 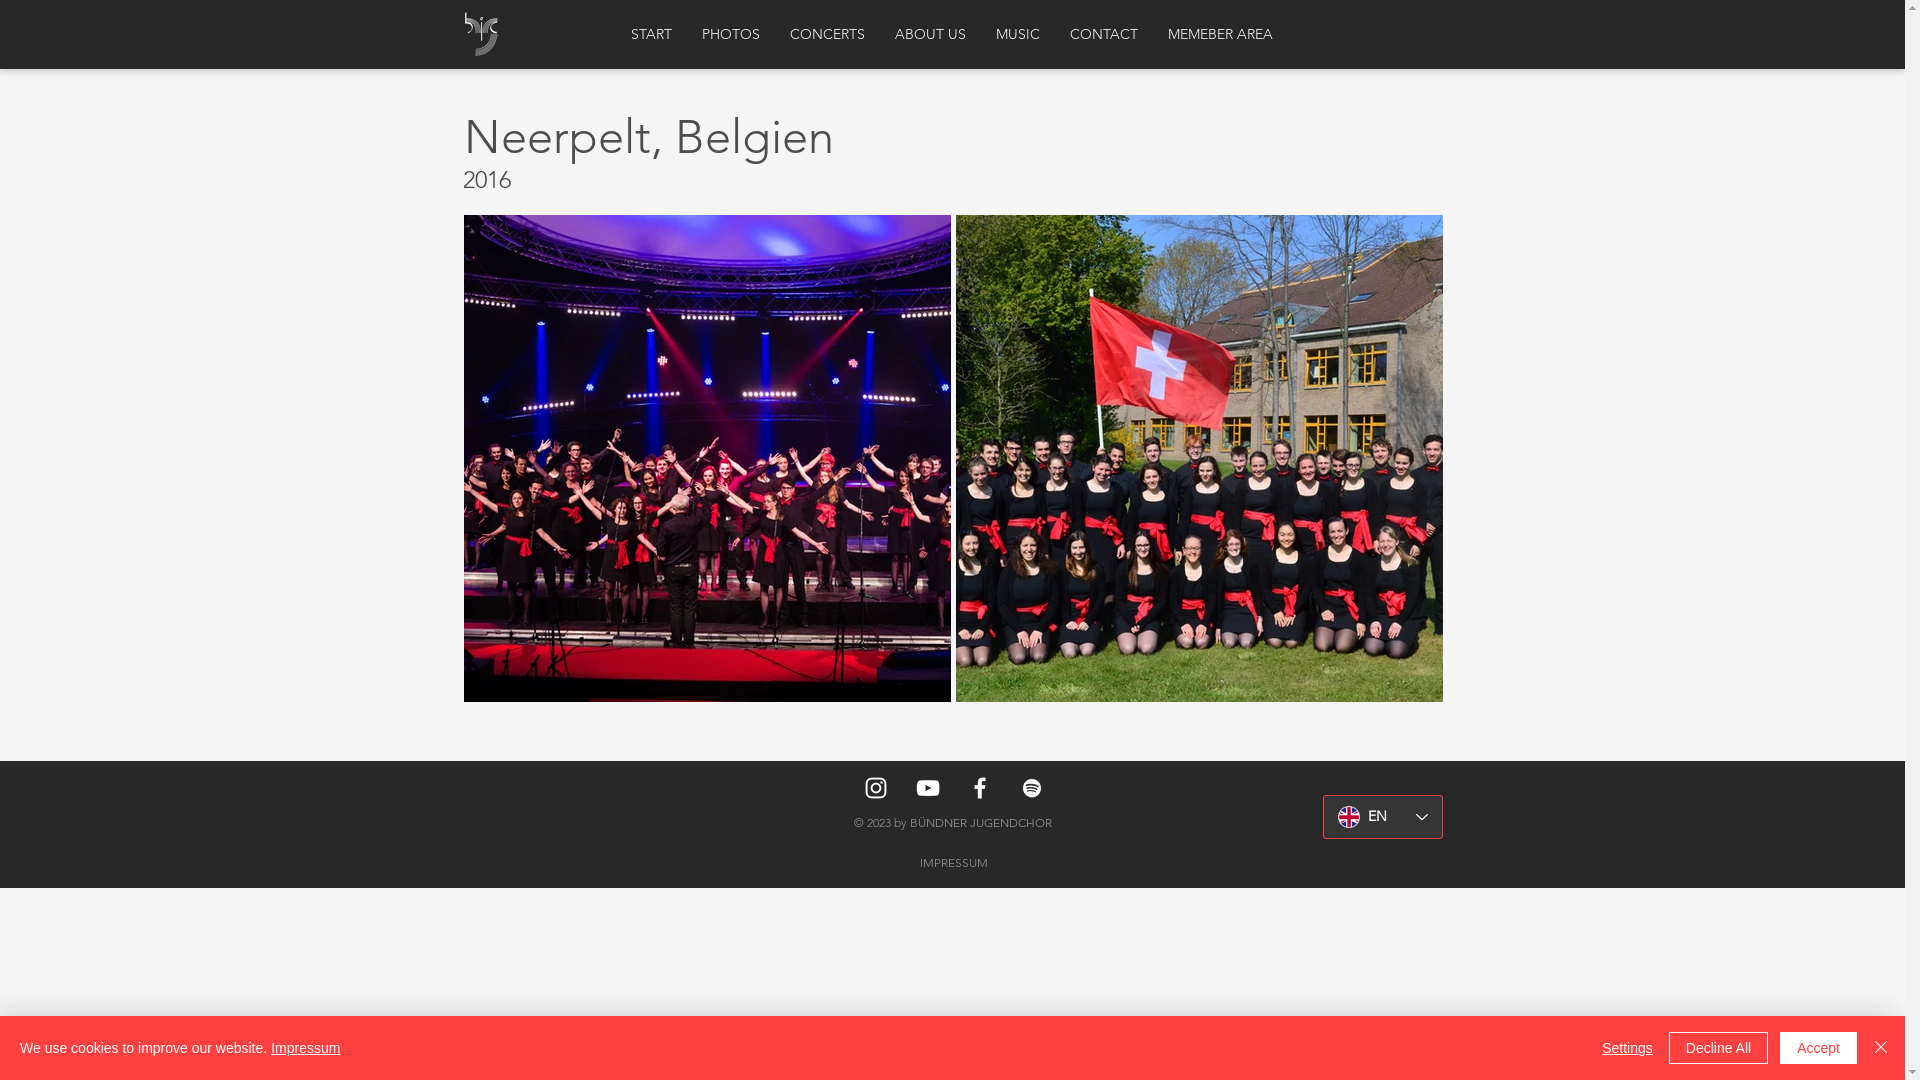 What do you see at coordinates (1219, 34) in the screenshot?
I see `'MEMEBER AREA'` at bounding box center [1219, 34].